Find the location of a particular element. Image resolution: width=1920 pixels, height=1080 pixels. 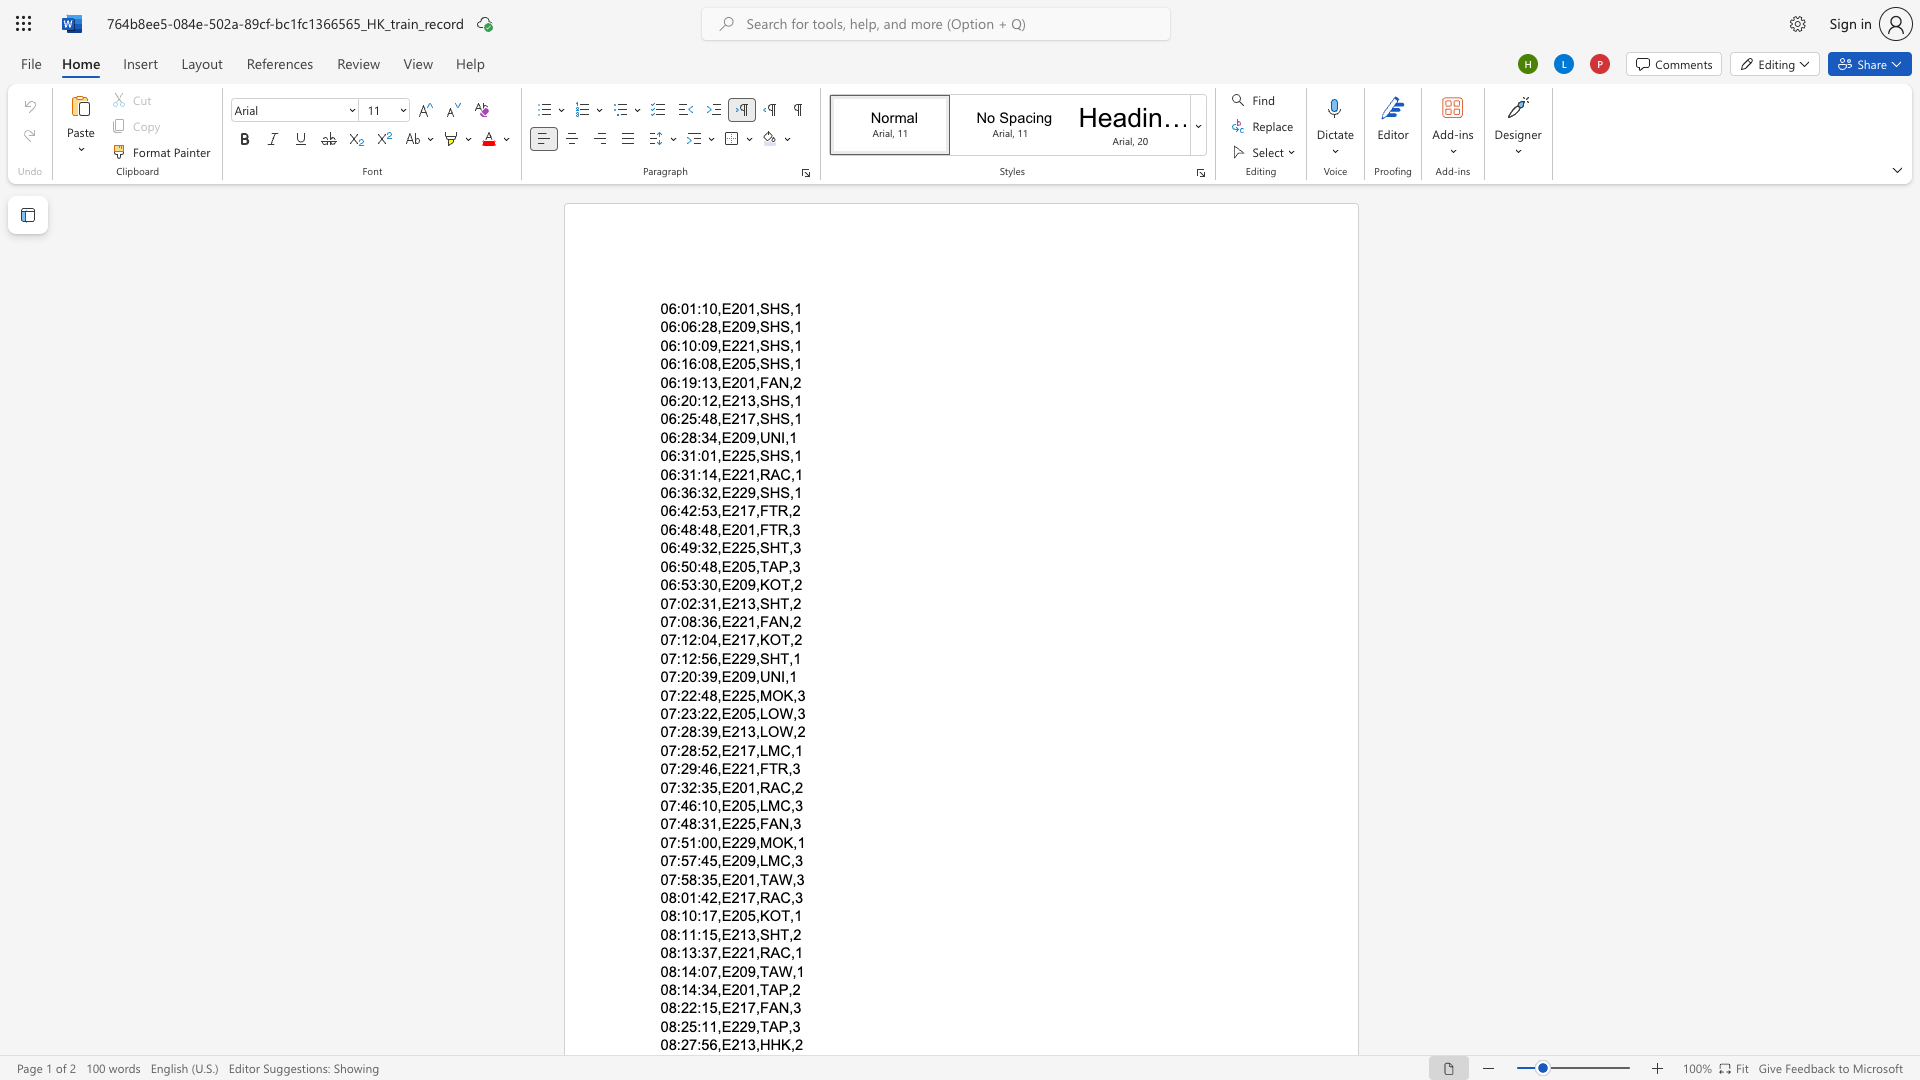

the subset text "4:34,E2" within the text "08:14:34,E201,TAP,2" is located at coordinates (689, 990).